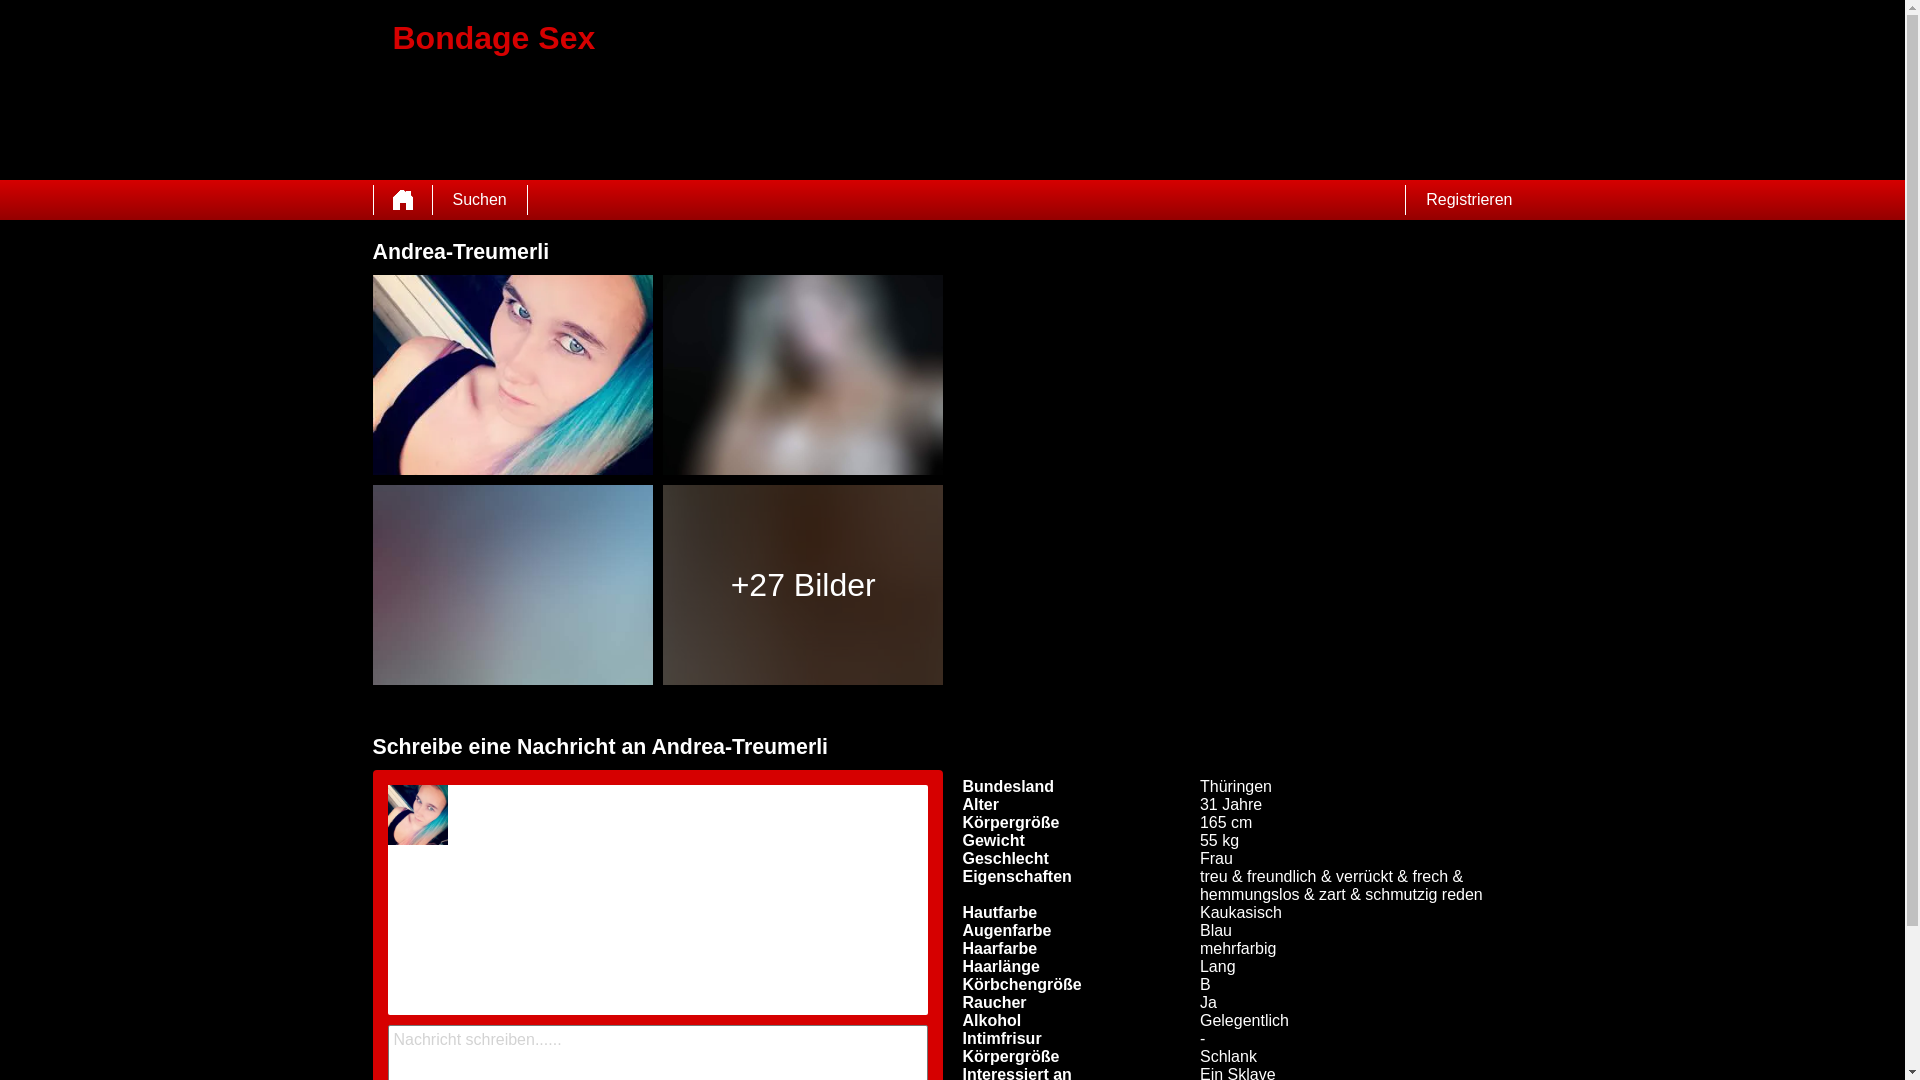 Image resolution: width=1920 pixels, height=1080 pixels. What do you see at coordinates (1468, 200) in the screenshot?
I see `'Registrieren'` at bounding box center [1468, 200].